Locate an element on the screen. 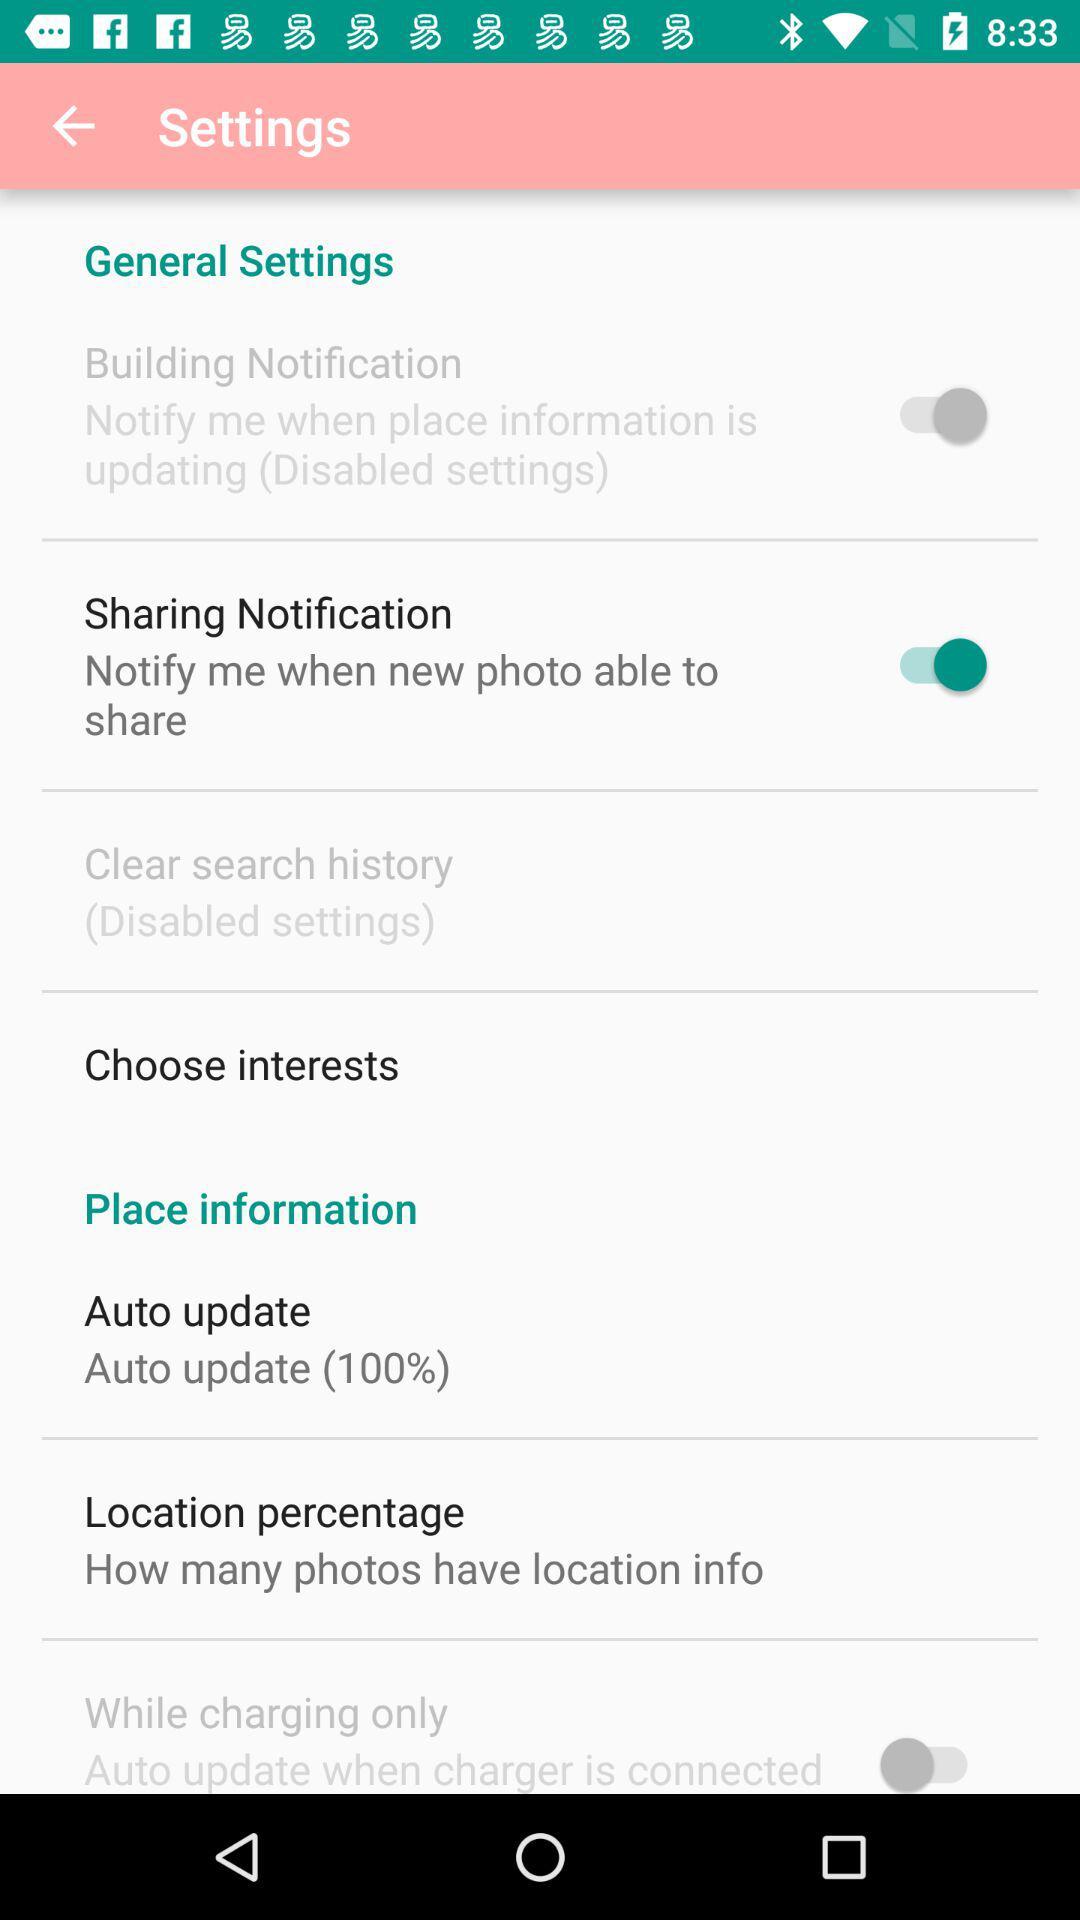 This screenshot has height=1920, width=1080. the item below the (disabled settings) is located at coordinates (240, 1062).